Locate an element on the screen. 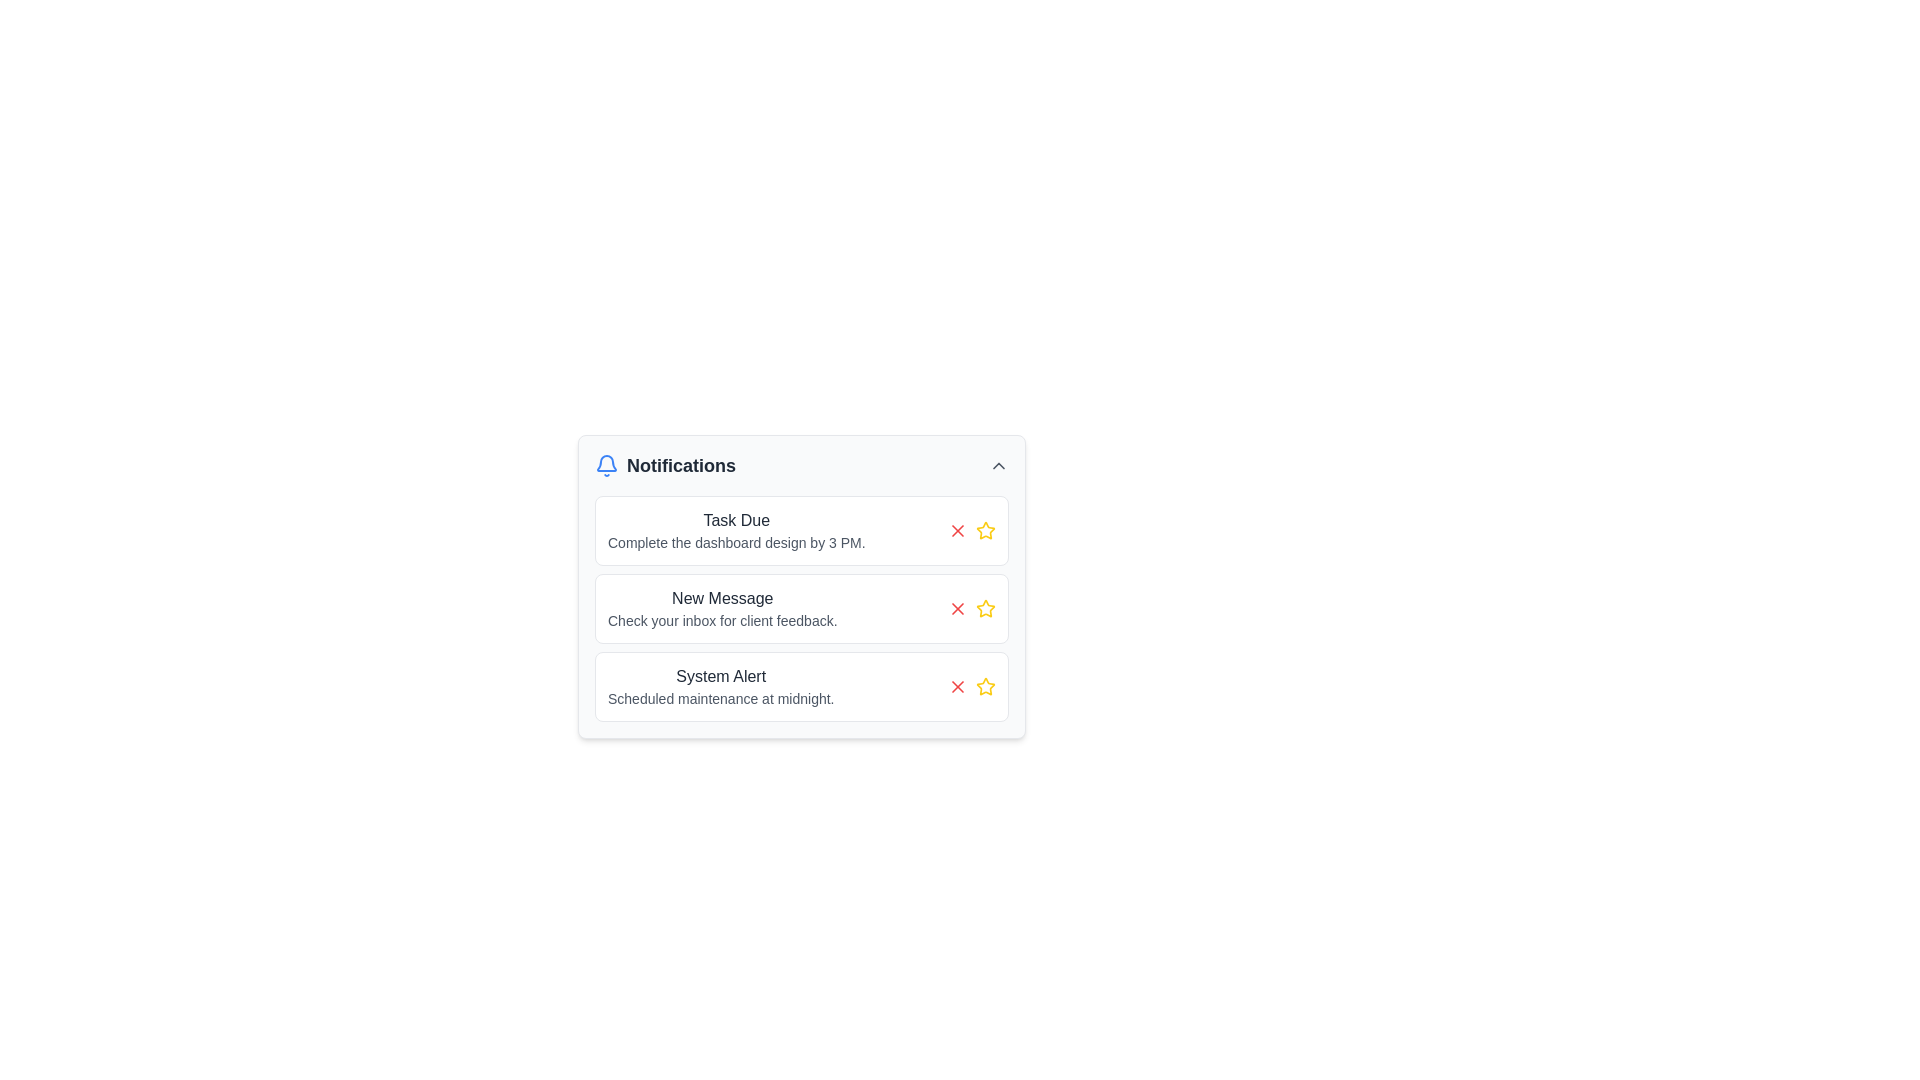  the 'Notifications' text label element, which is styled in bold dark gray and positioned next to a bell icon in the notification panel interface is located at coordinates (665, 466).